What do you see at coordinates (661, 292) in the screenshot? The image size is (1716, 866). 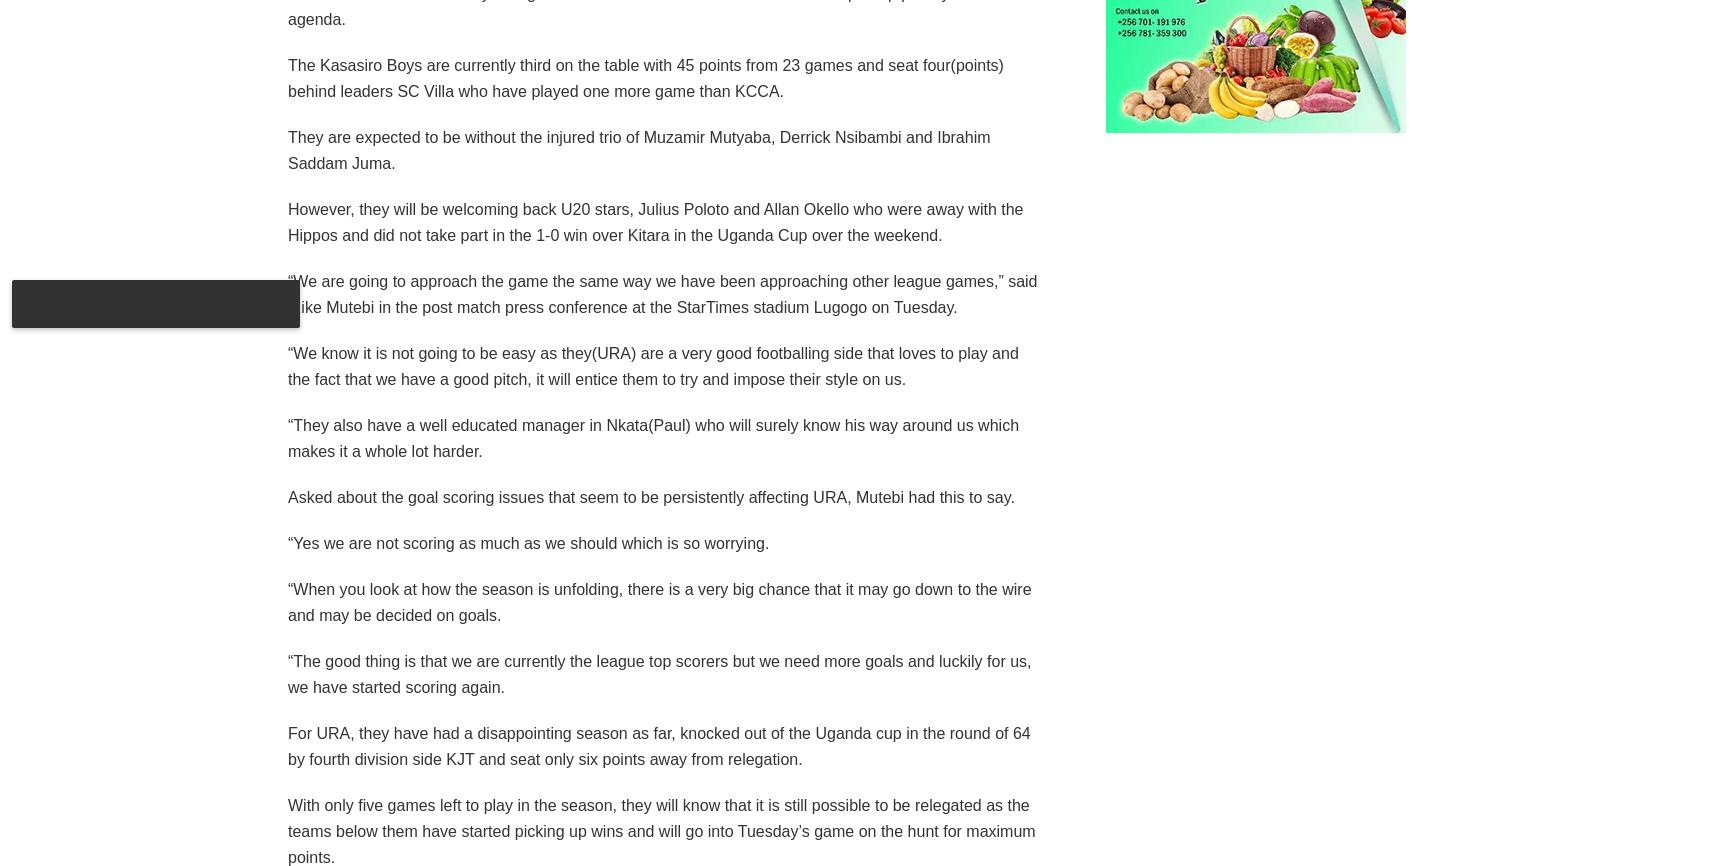 I see `'“We are going to approach the game the same way we have been approaching other league games,” said Mike Mutebi in the post match press conference at the StarTimes stadium Lugogo on Tuesday.'` at bounding box center [661, 292].